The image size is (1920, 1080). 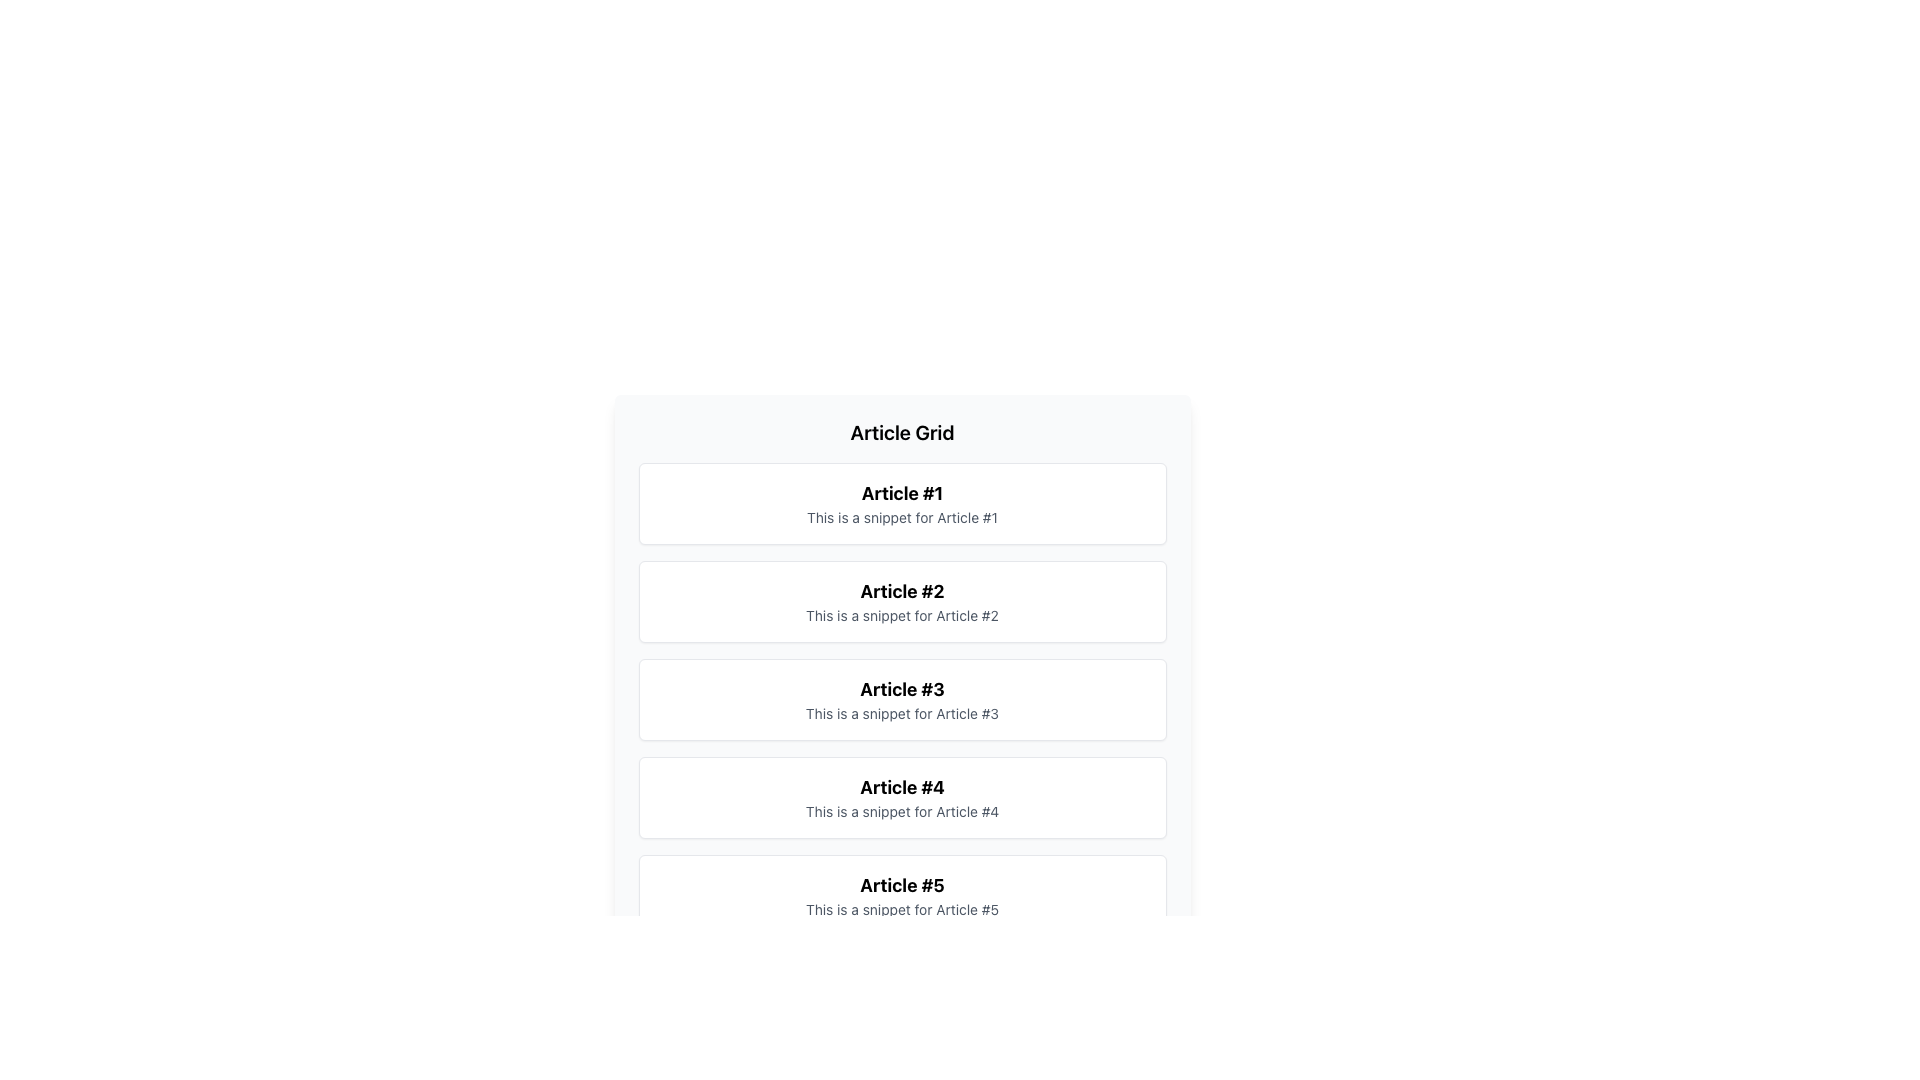 What do you see at coordinates (901, 910) in the screenshot?
I see `the descriptive text located at the bottom of the card representing 'Article #5', which is directly underneath its bold title` at bounding box center [901, 910].